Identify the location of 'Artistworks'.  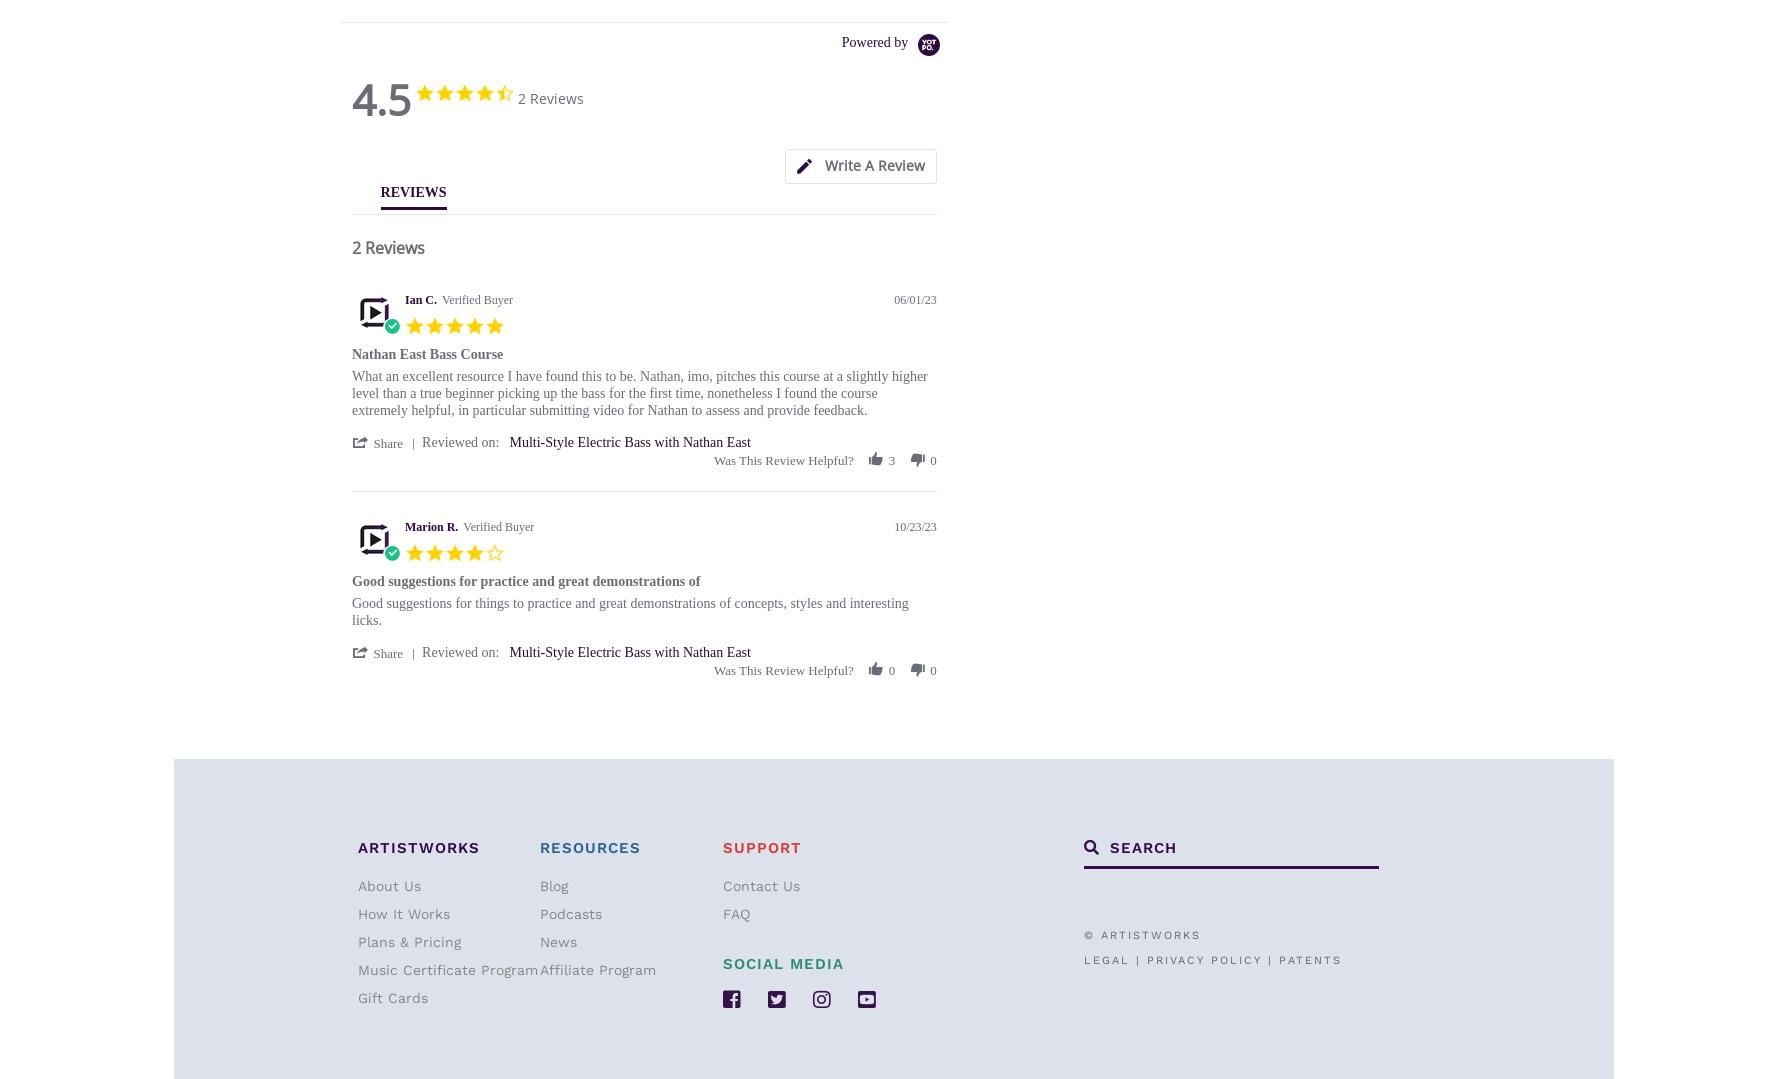
(417, 847).